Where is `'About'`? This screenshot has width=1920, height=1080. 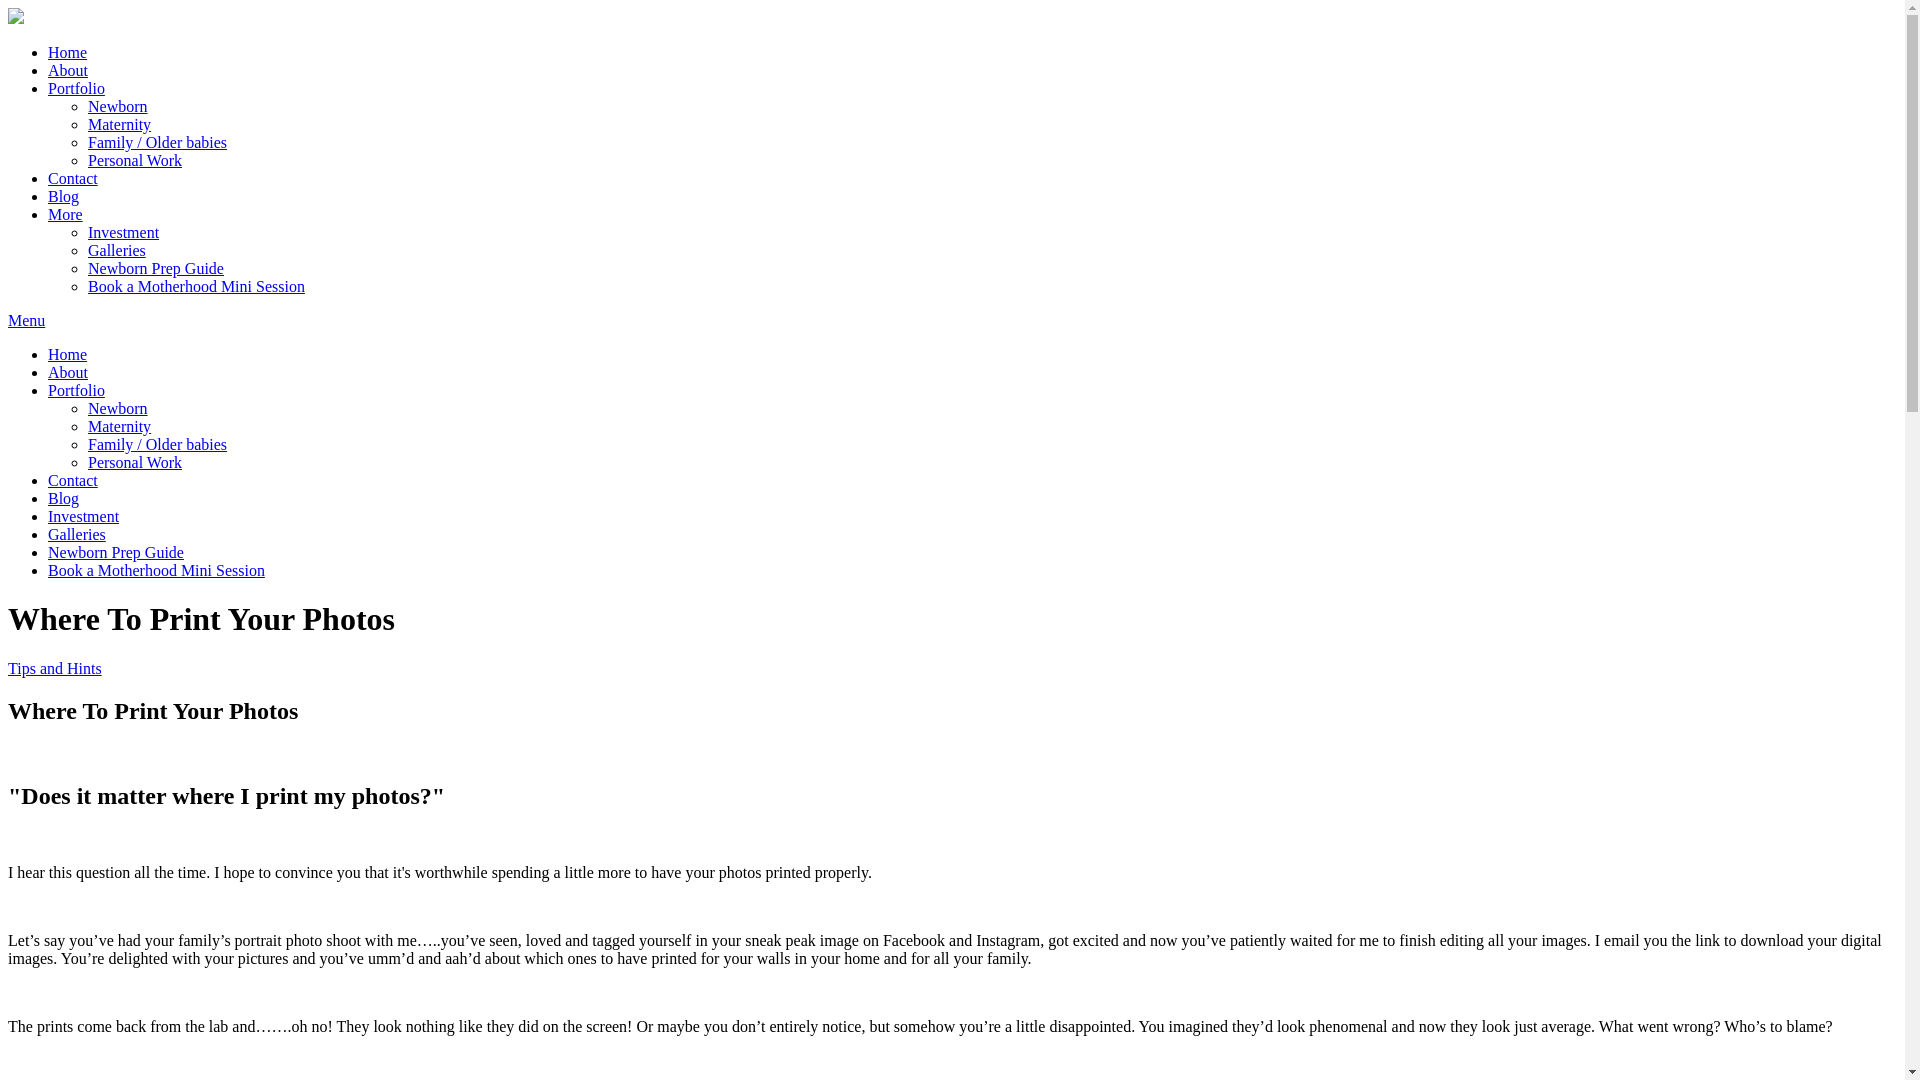 'About' is located at coordinates (67, 69).